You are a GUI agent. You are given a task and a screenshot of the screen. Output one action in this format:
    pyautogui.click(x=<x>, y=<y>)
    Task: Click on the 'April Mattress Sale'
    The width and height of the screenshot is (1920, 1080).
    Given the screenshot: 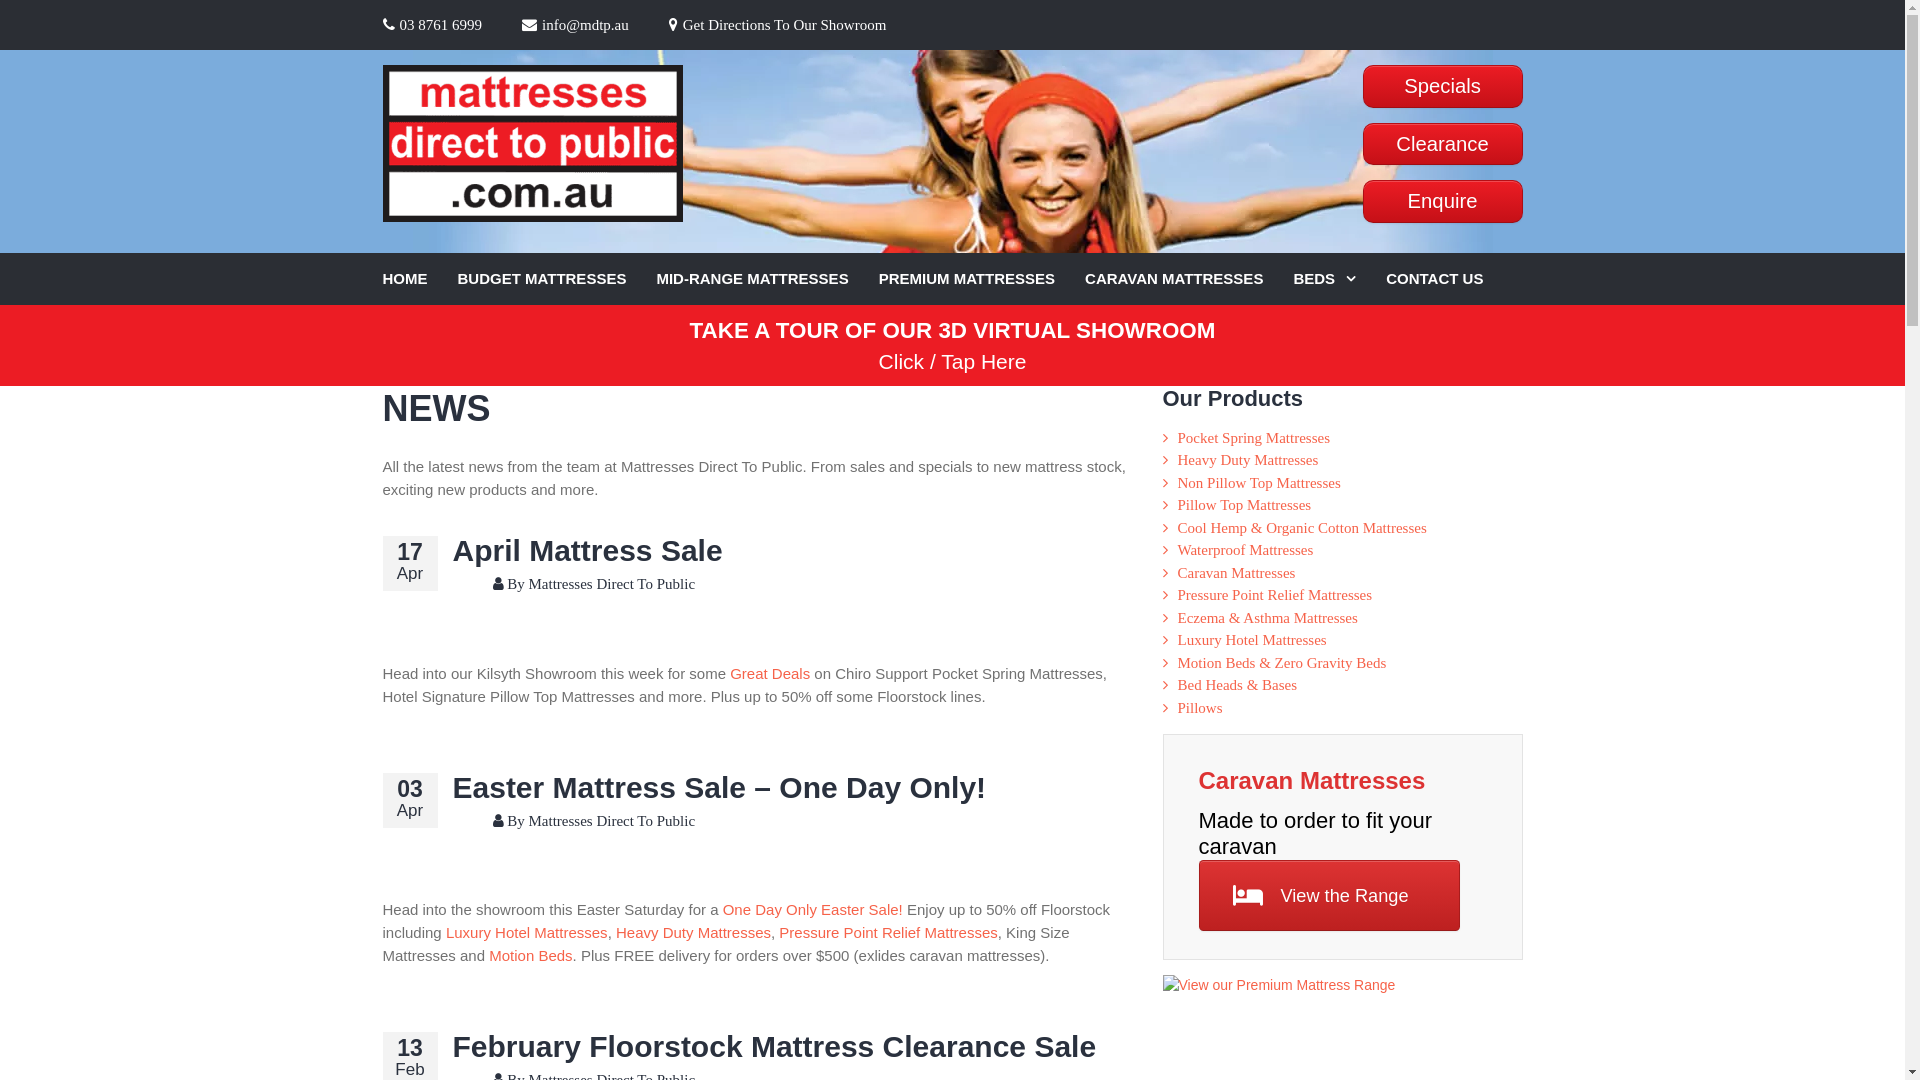 What is the action you would take?
    pyautogui.click(x=450, y=550)
    